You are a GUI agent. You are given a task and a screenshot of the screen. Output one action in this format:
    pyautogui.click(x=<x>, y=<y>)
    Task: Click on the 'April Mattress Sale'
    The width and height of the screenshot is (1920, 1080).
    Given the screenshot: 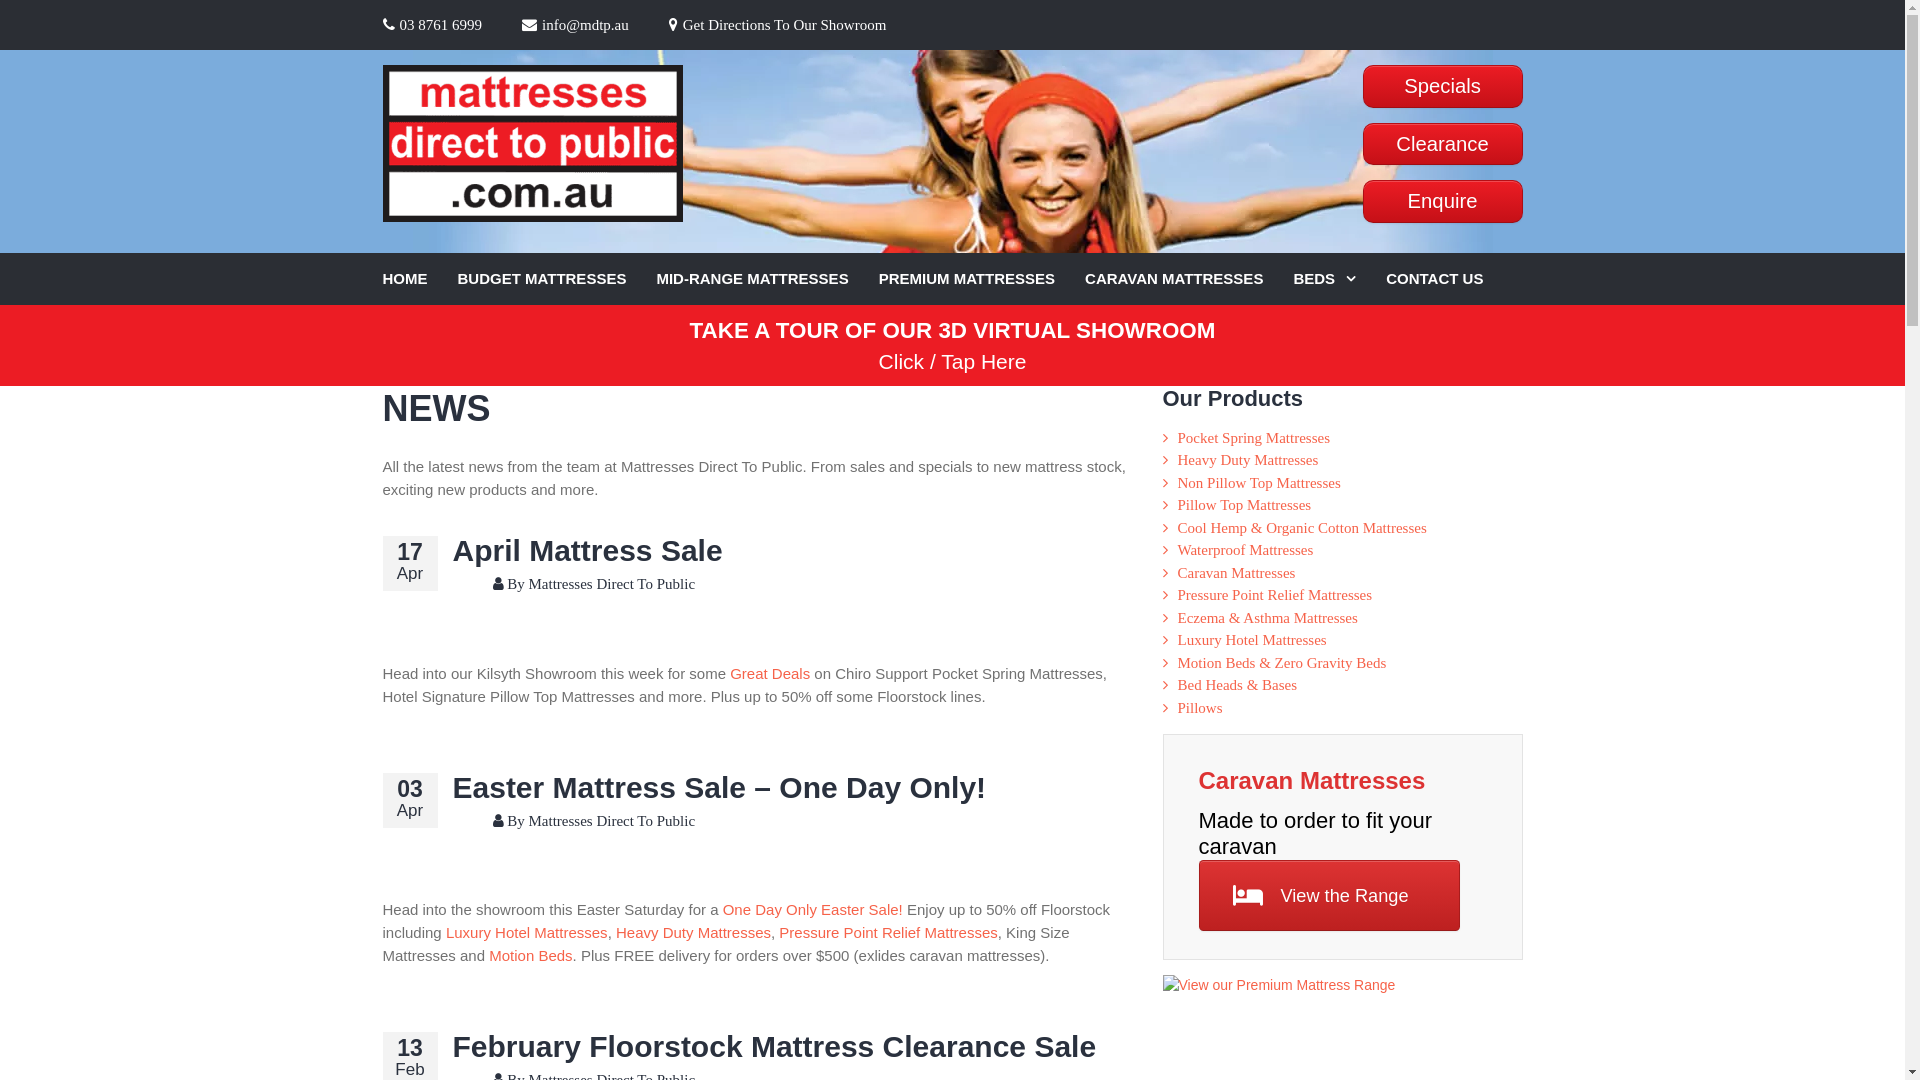 What is the action you would take?
    pyautogui.click(x=450, y=550)
    